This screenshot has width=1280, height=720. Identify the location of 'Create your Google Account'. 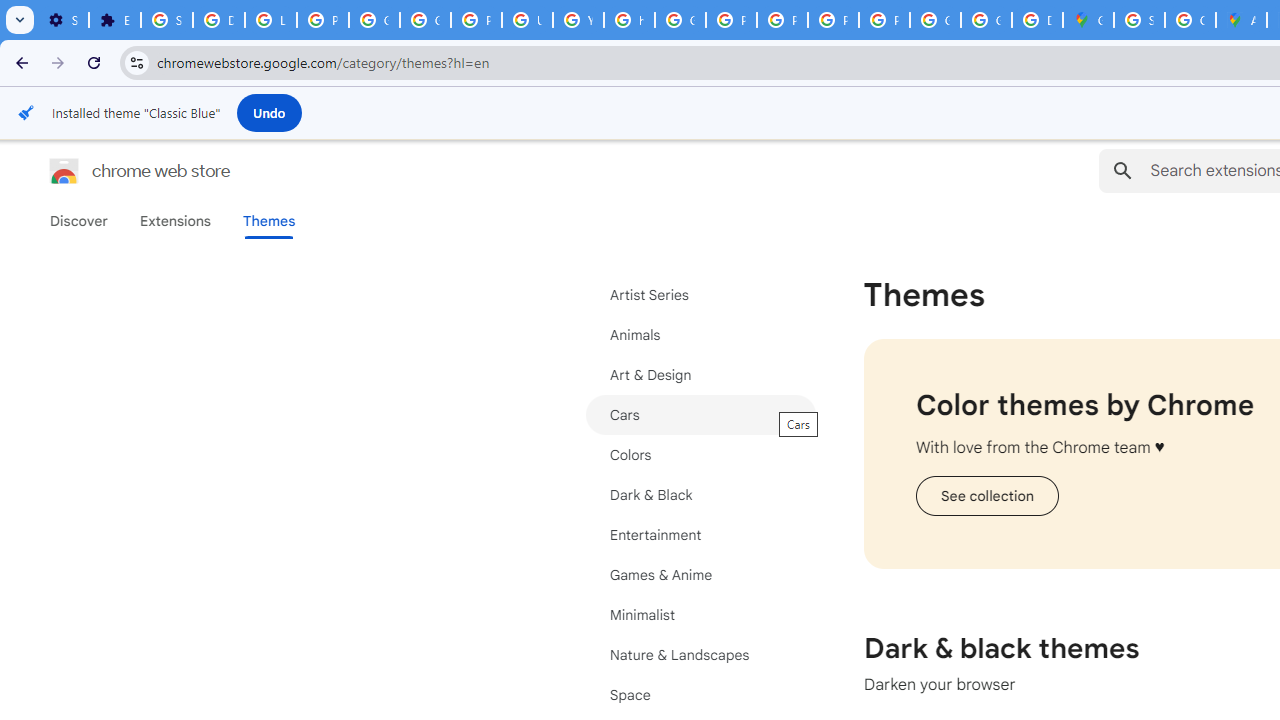
(1190, 20).